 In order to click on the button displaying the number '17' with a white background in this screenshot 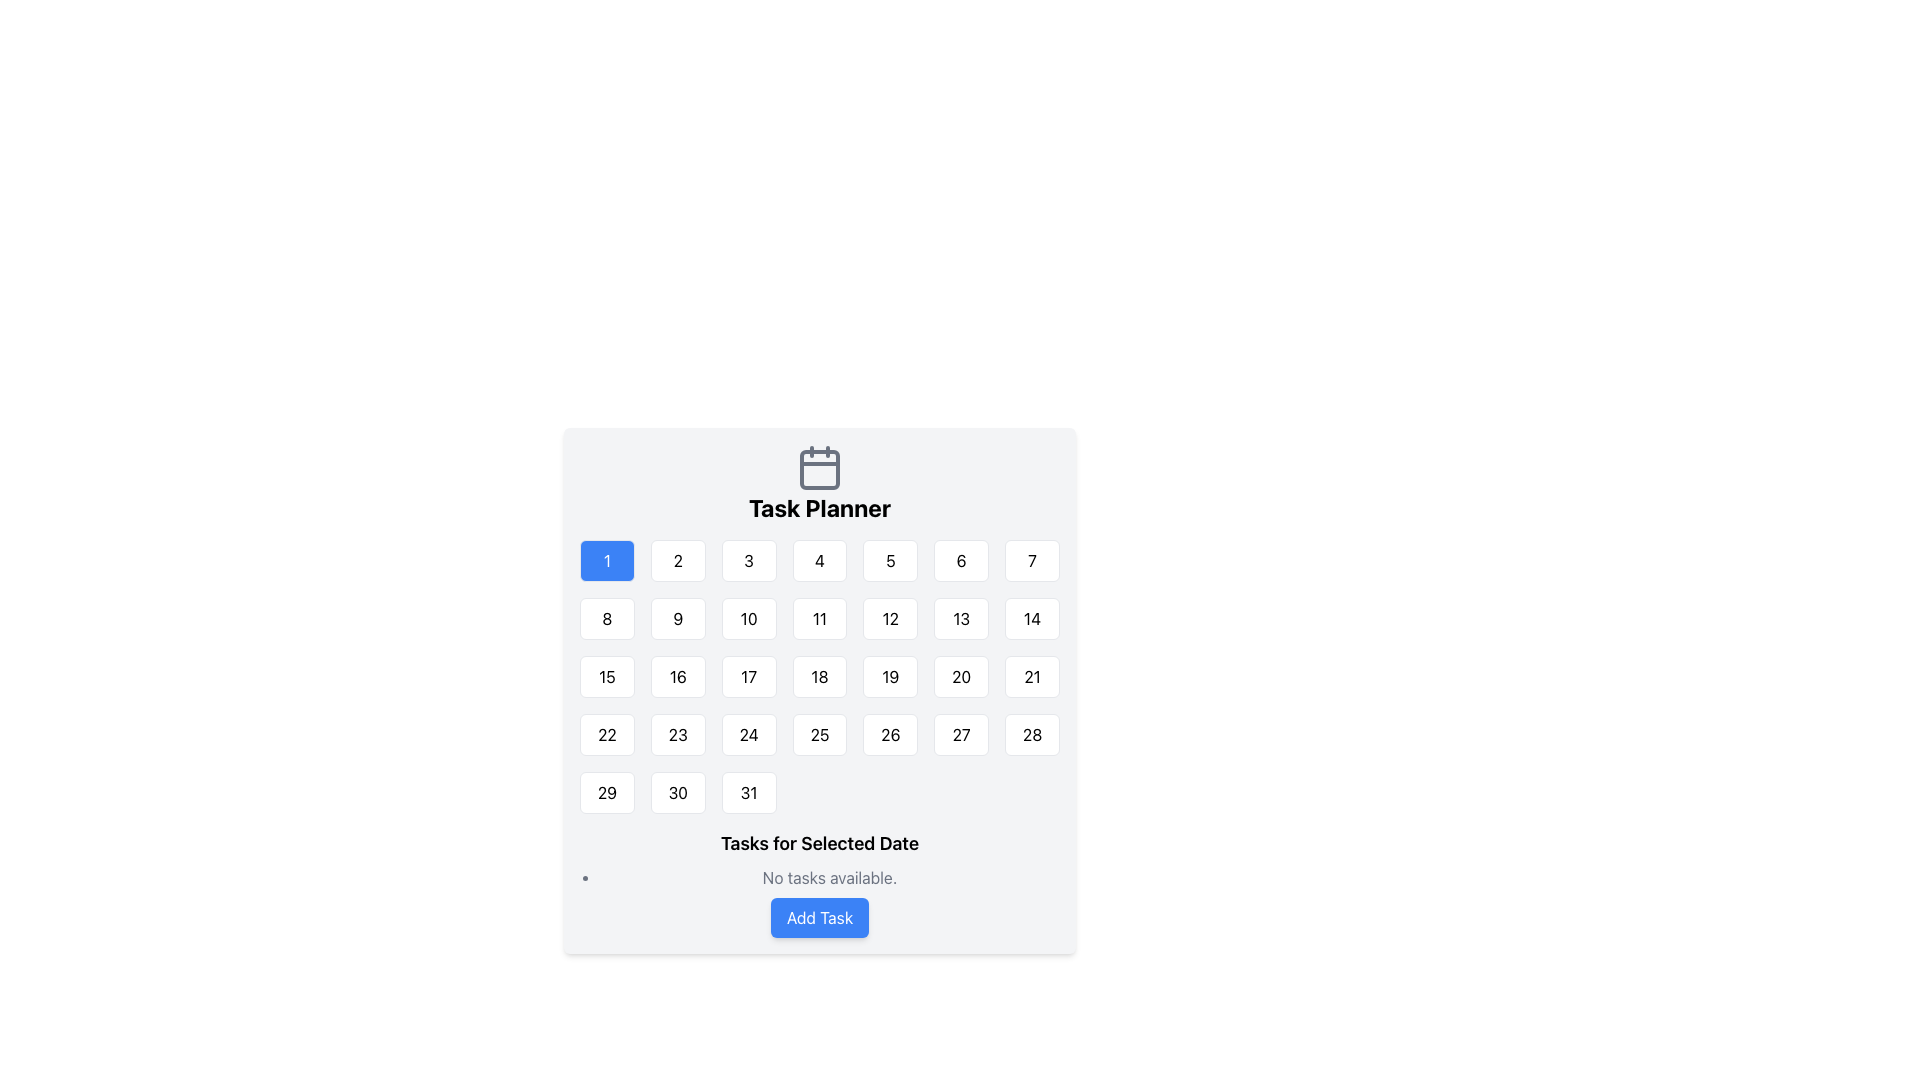, I will do `click(748, 676)`.